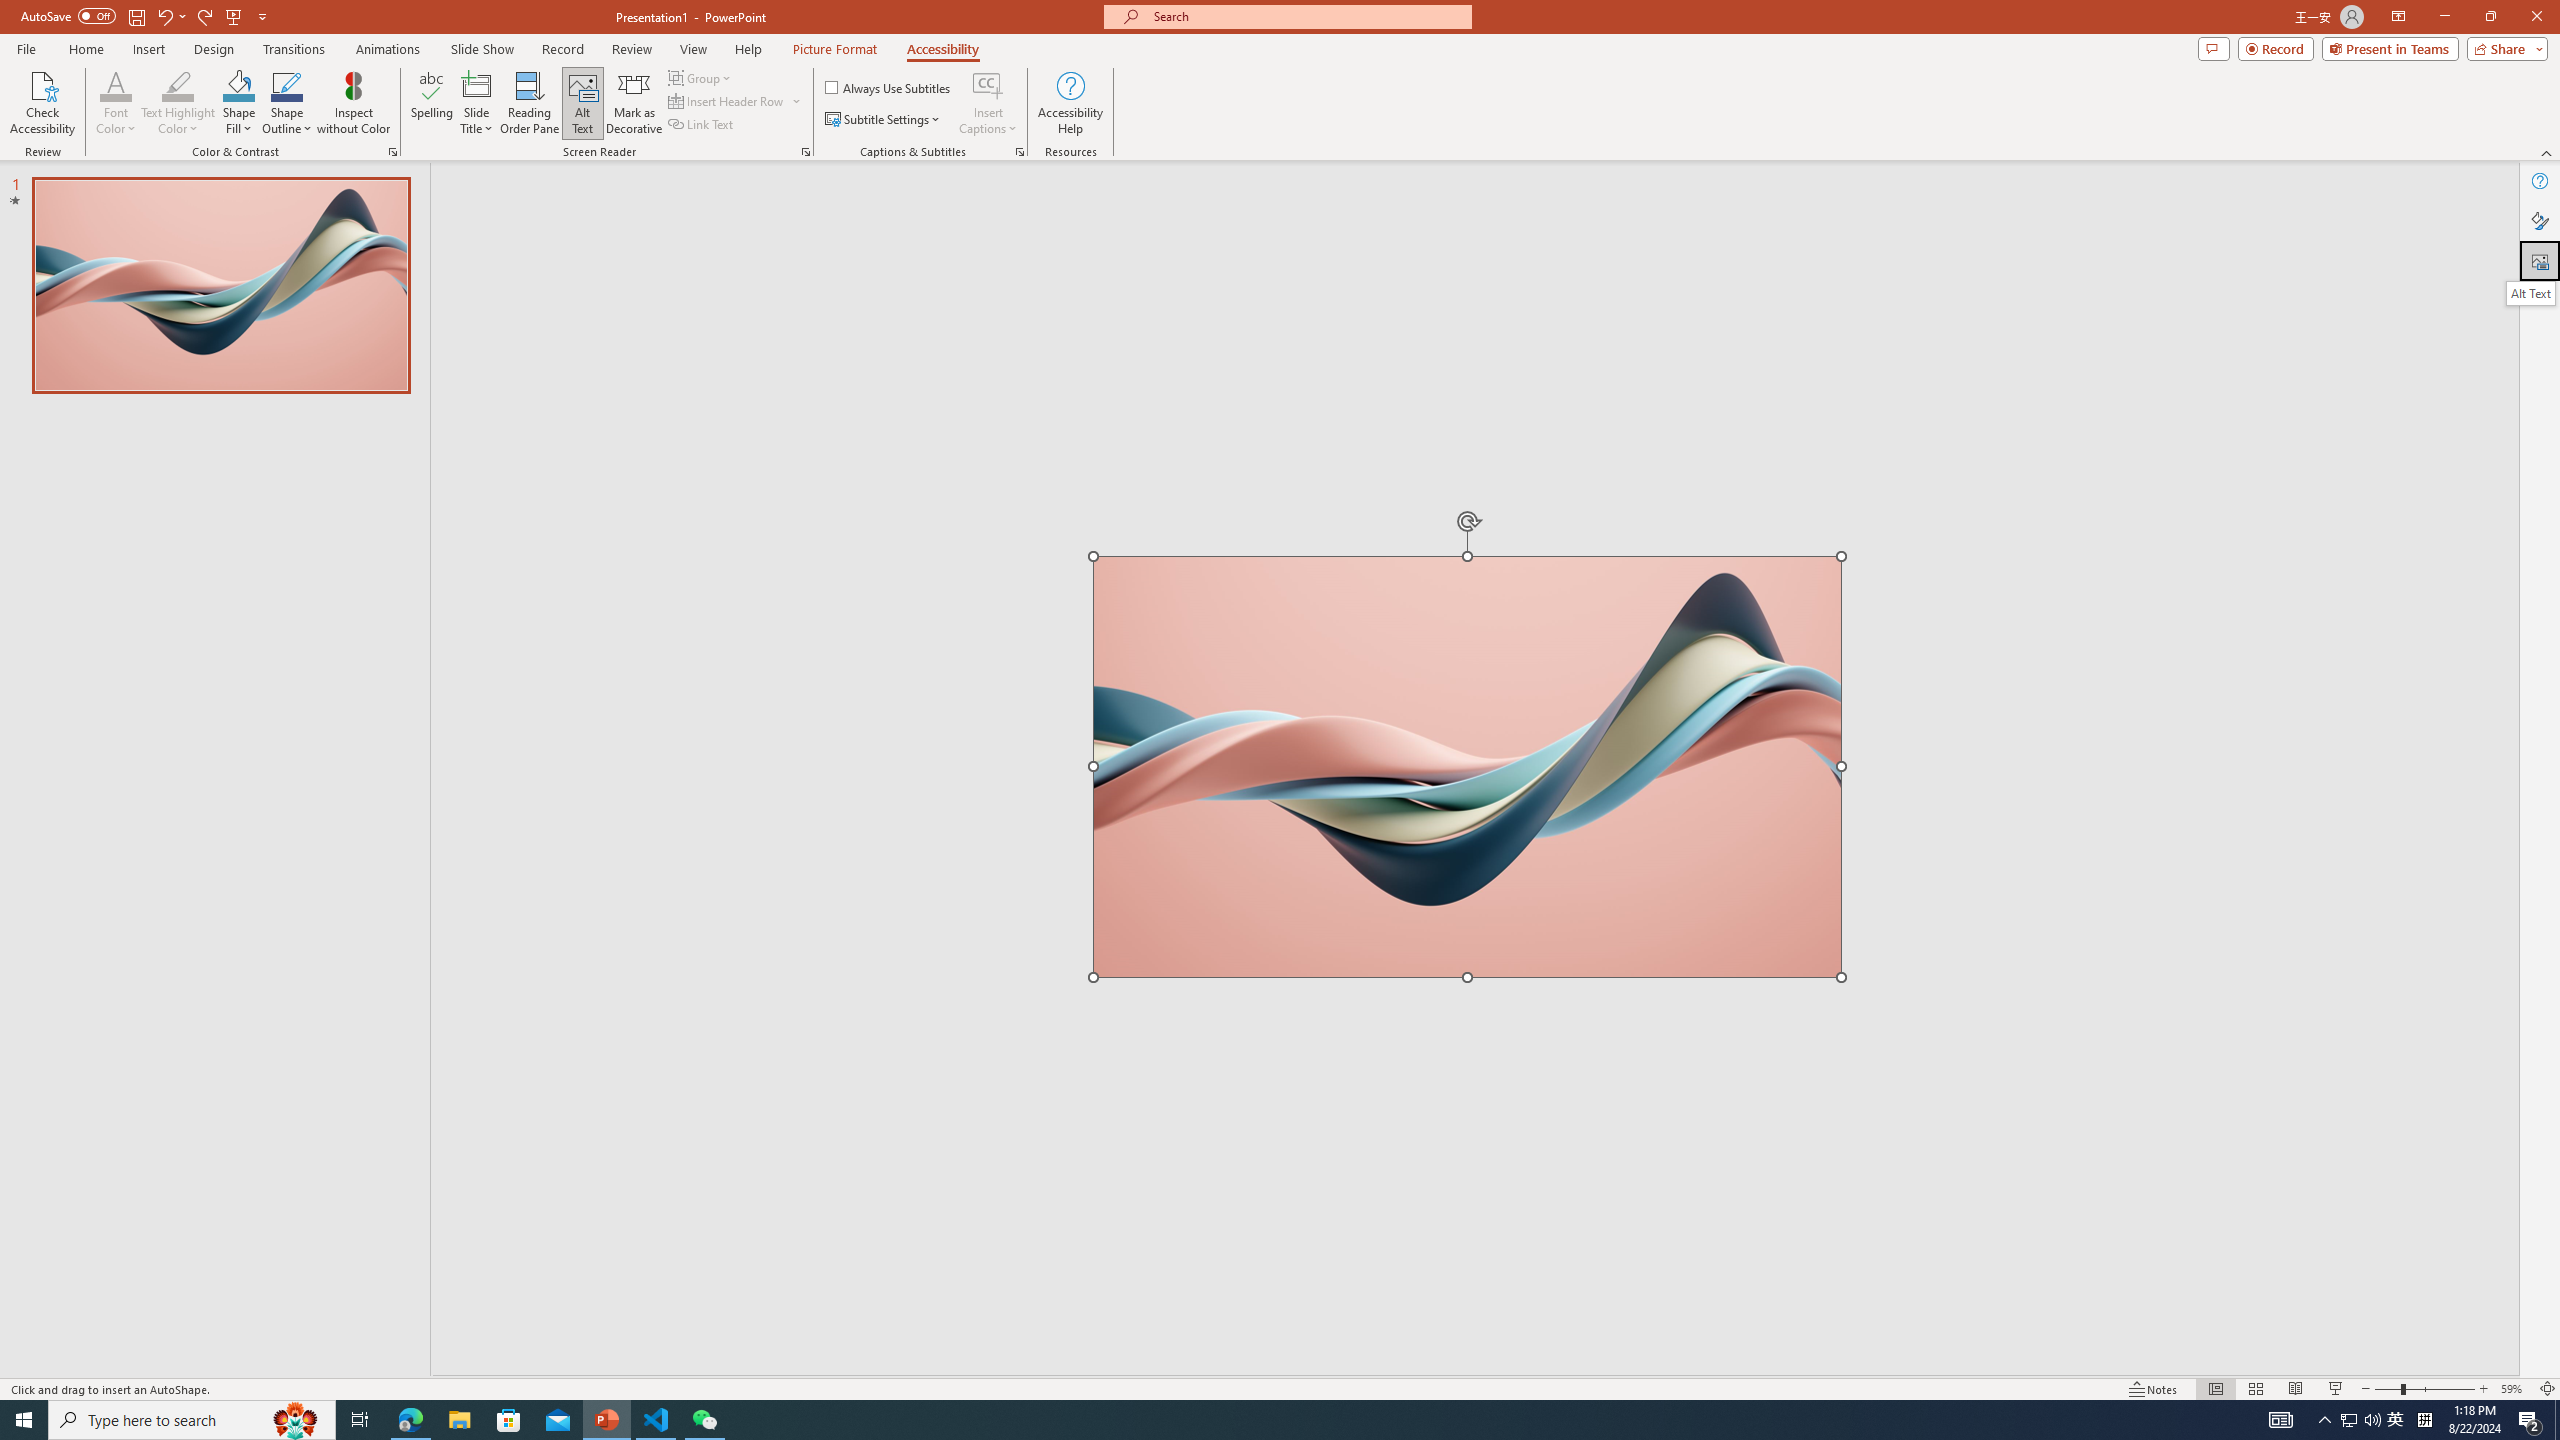 This screenshot has height=1440, width=2560. What do you see at coordinates (391, 150) in the screenshot?
I see `'Color & Contrast'` at bounding box center [391, 150].